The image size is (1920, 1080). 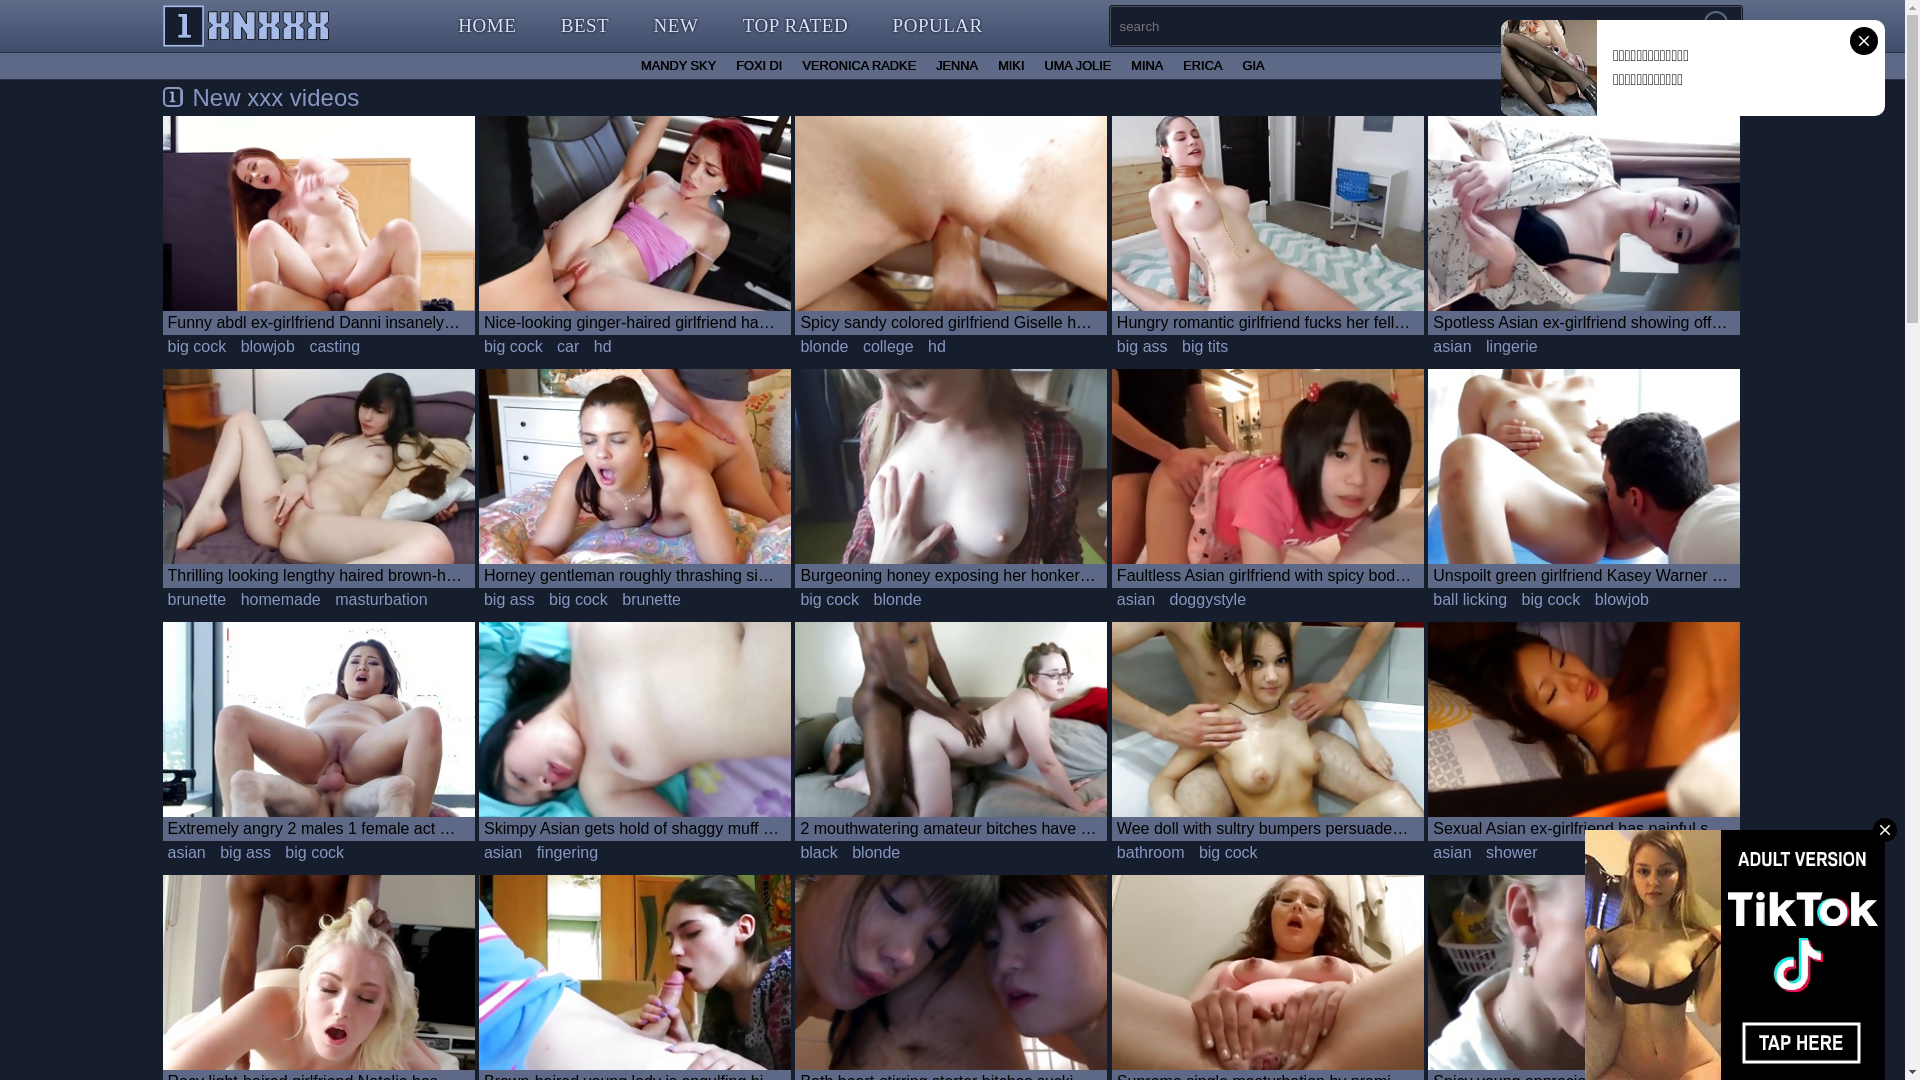 What do you see at coordinates (1266, 225) in the screenshot?
I see `'Hungry romantic girlfriend fucks her fellow hd'` at bounding box center [1266, 225].